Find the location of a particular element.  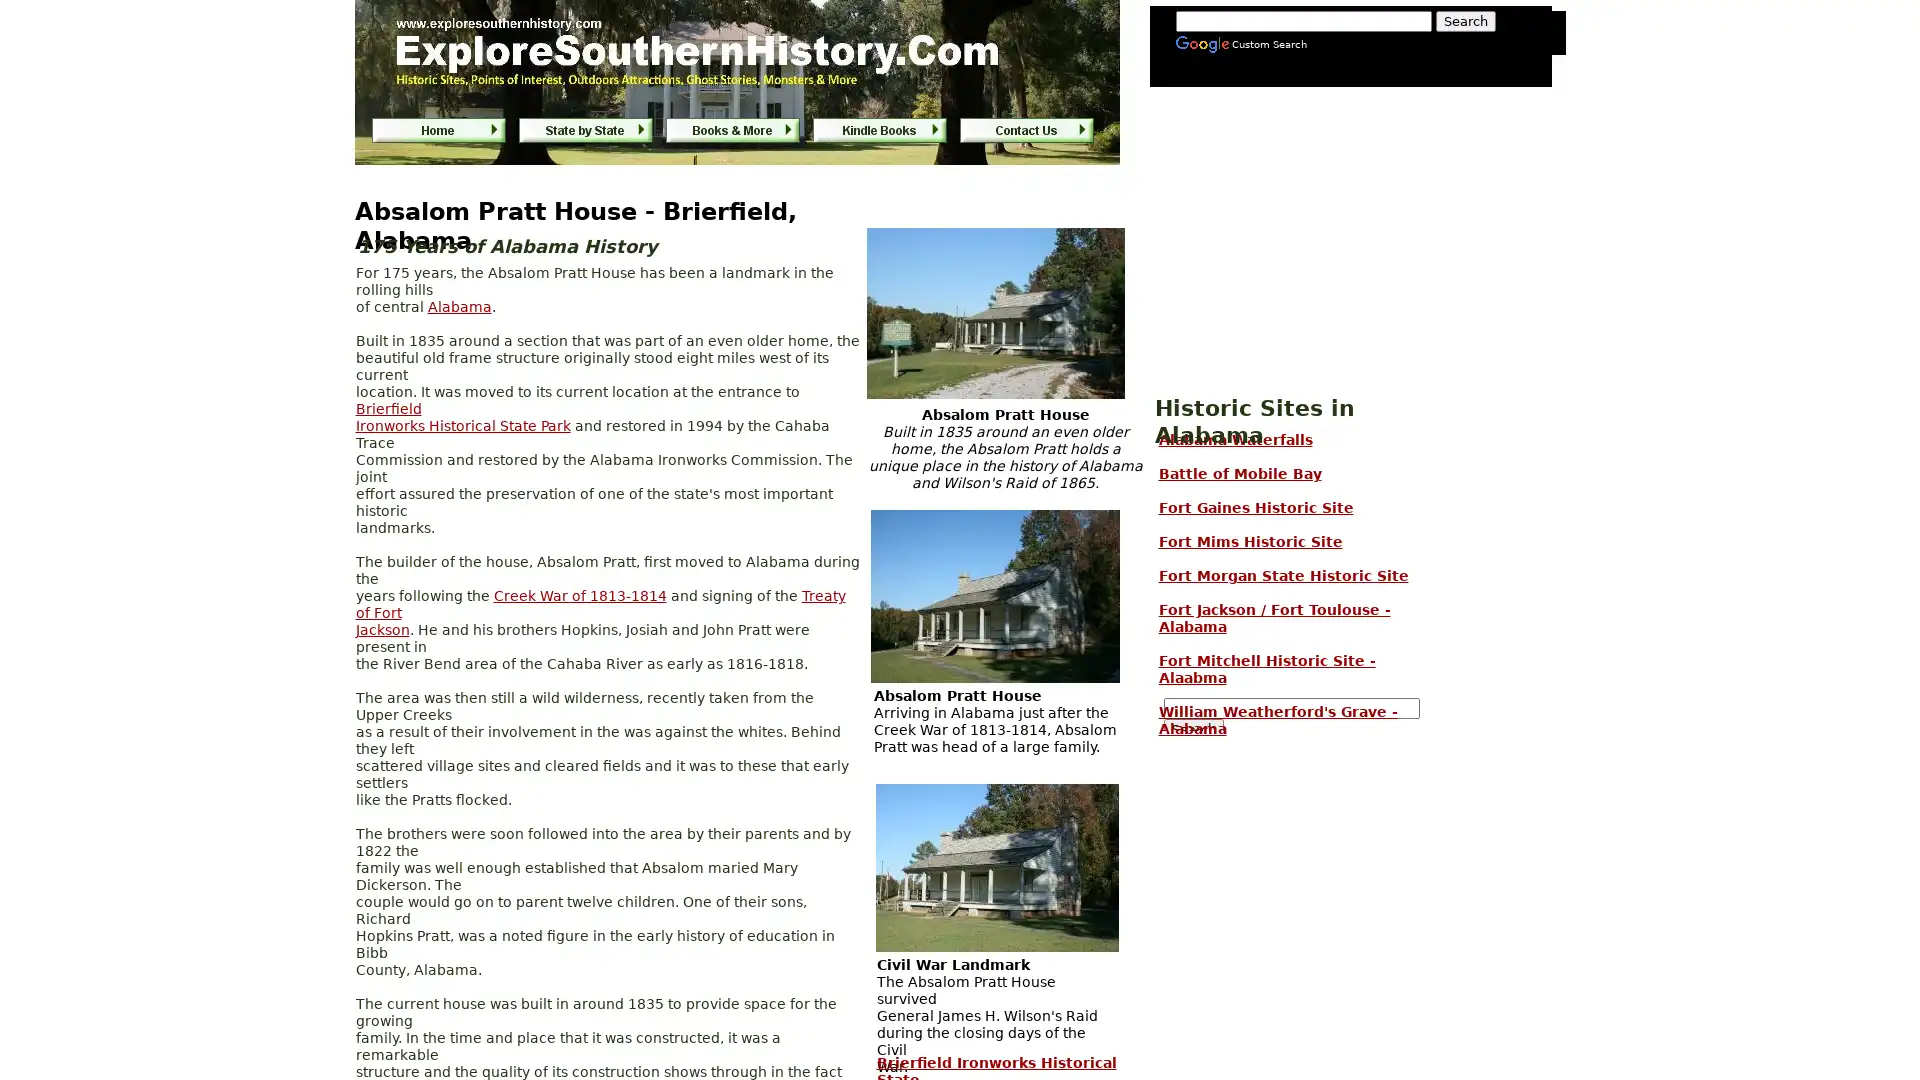

Search is located at coordinates (1193, 729).